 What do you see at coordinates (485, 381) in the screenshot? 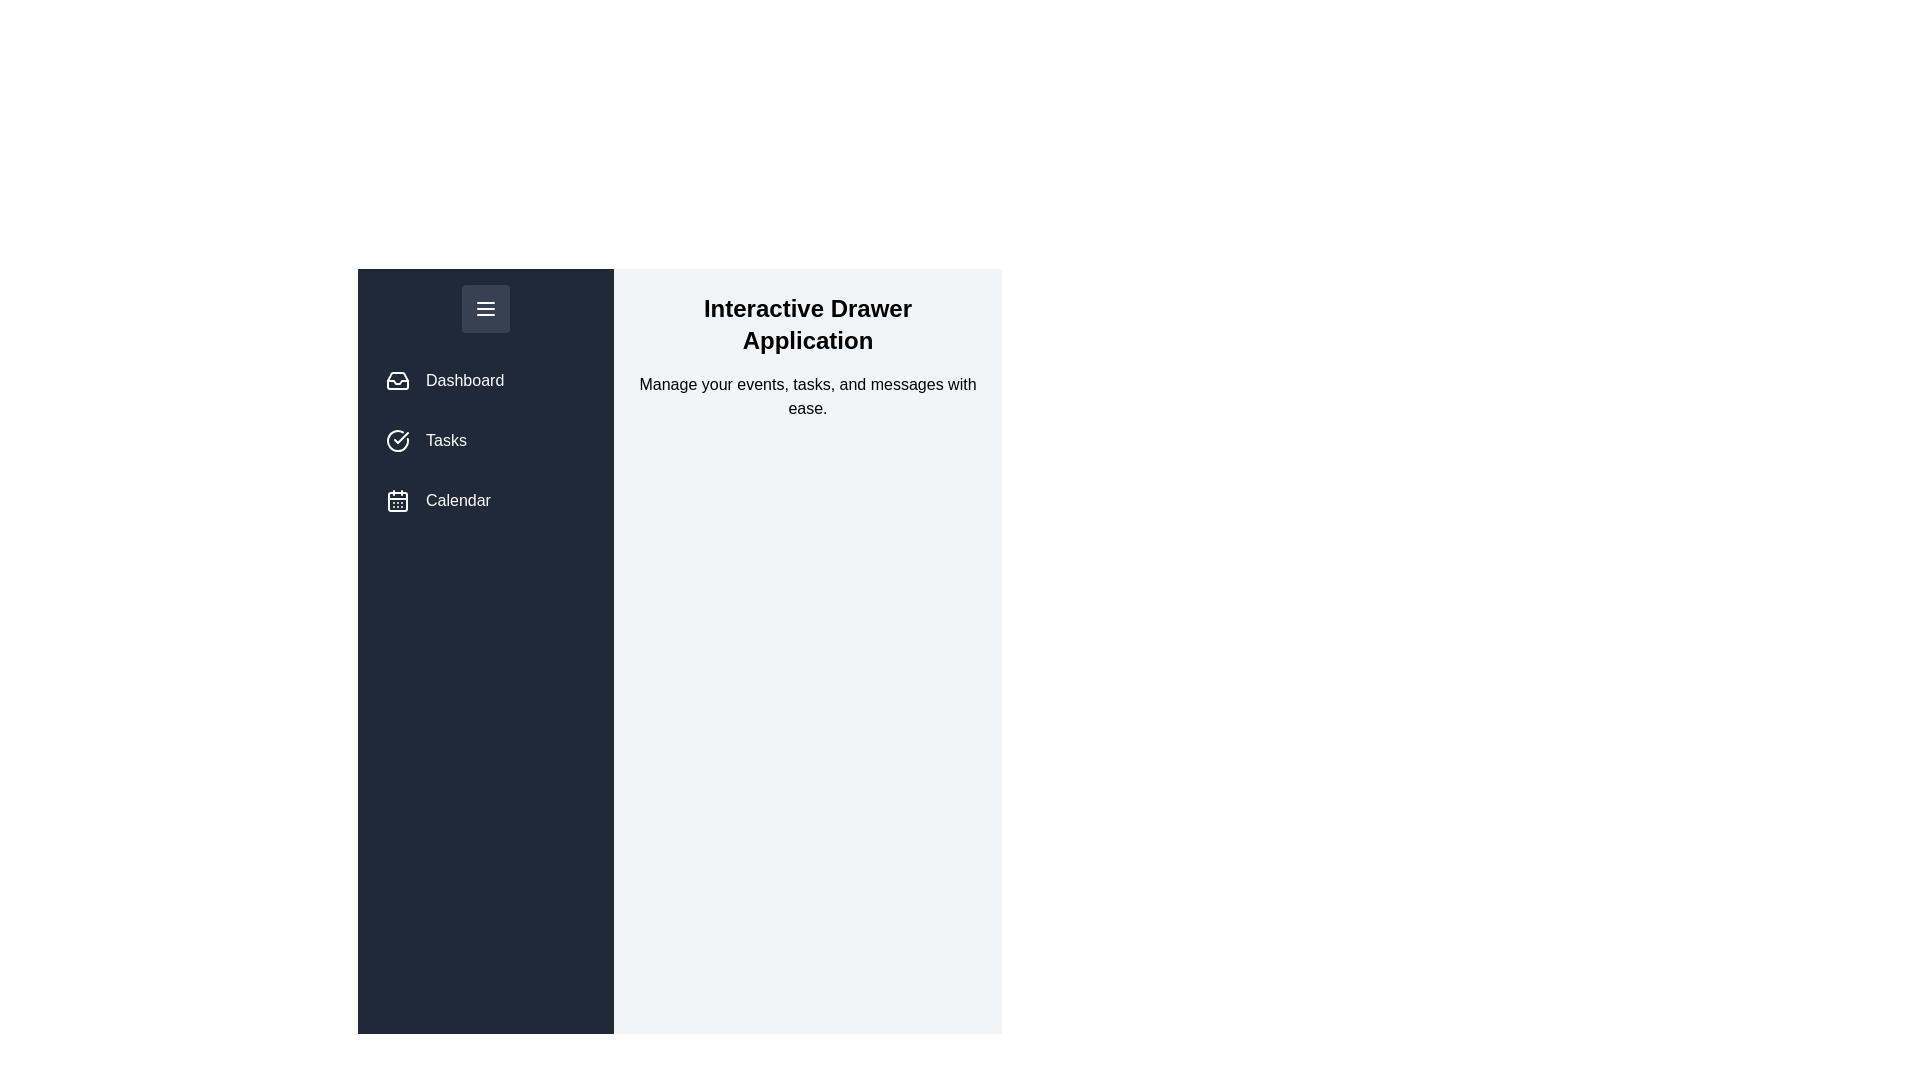
I see `the 'Dashboard' menu item, which features an inbox icon on the left and is the first entry in the vertical menu list` at bounding box center [485, 381].